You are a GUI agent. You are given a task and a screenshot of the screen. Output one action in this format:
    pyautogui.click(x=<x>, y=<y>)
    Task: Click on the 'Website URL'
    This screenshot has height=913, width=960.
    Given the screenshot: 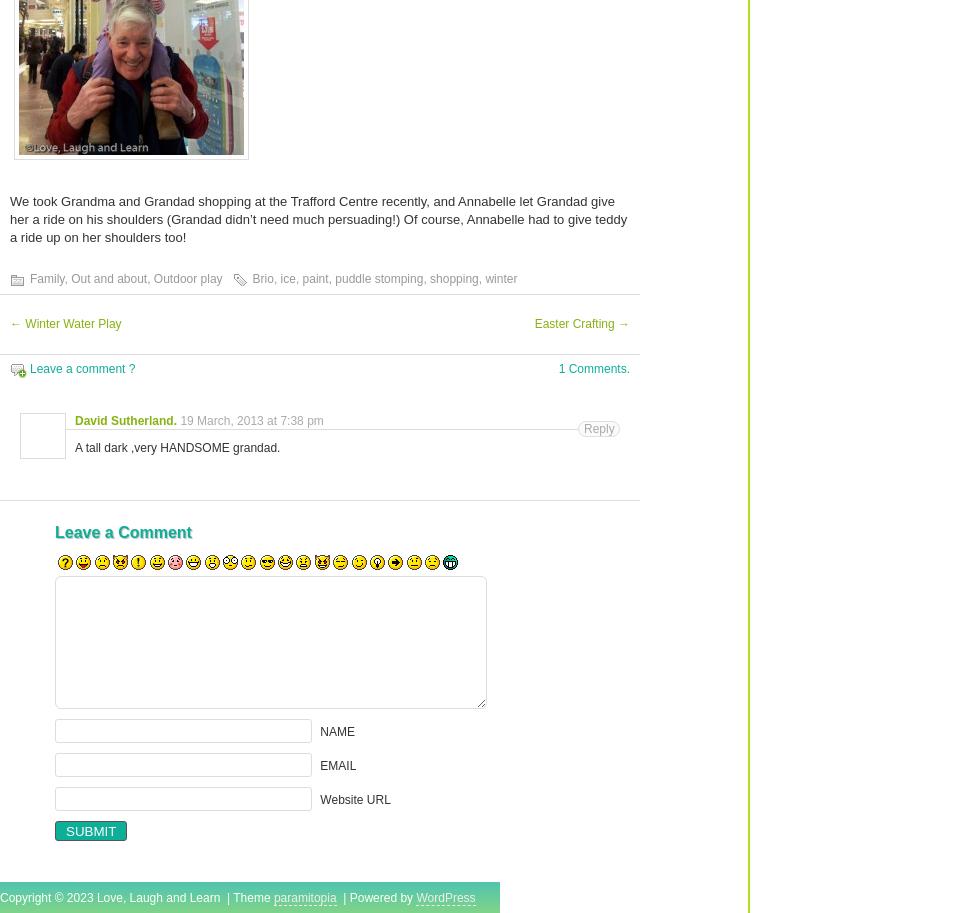 What is the action you would take?
    pyautogui.click(x=355, y=797)
    